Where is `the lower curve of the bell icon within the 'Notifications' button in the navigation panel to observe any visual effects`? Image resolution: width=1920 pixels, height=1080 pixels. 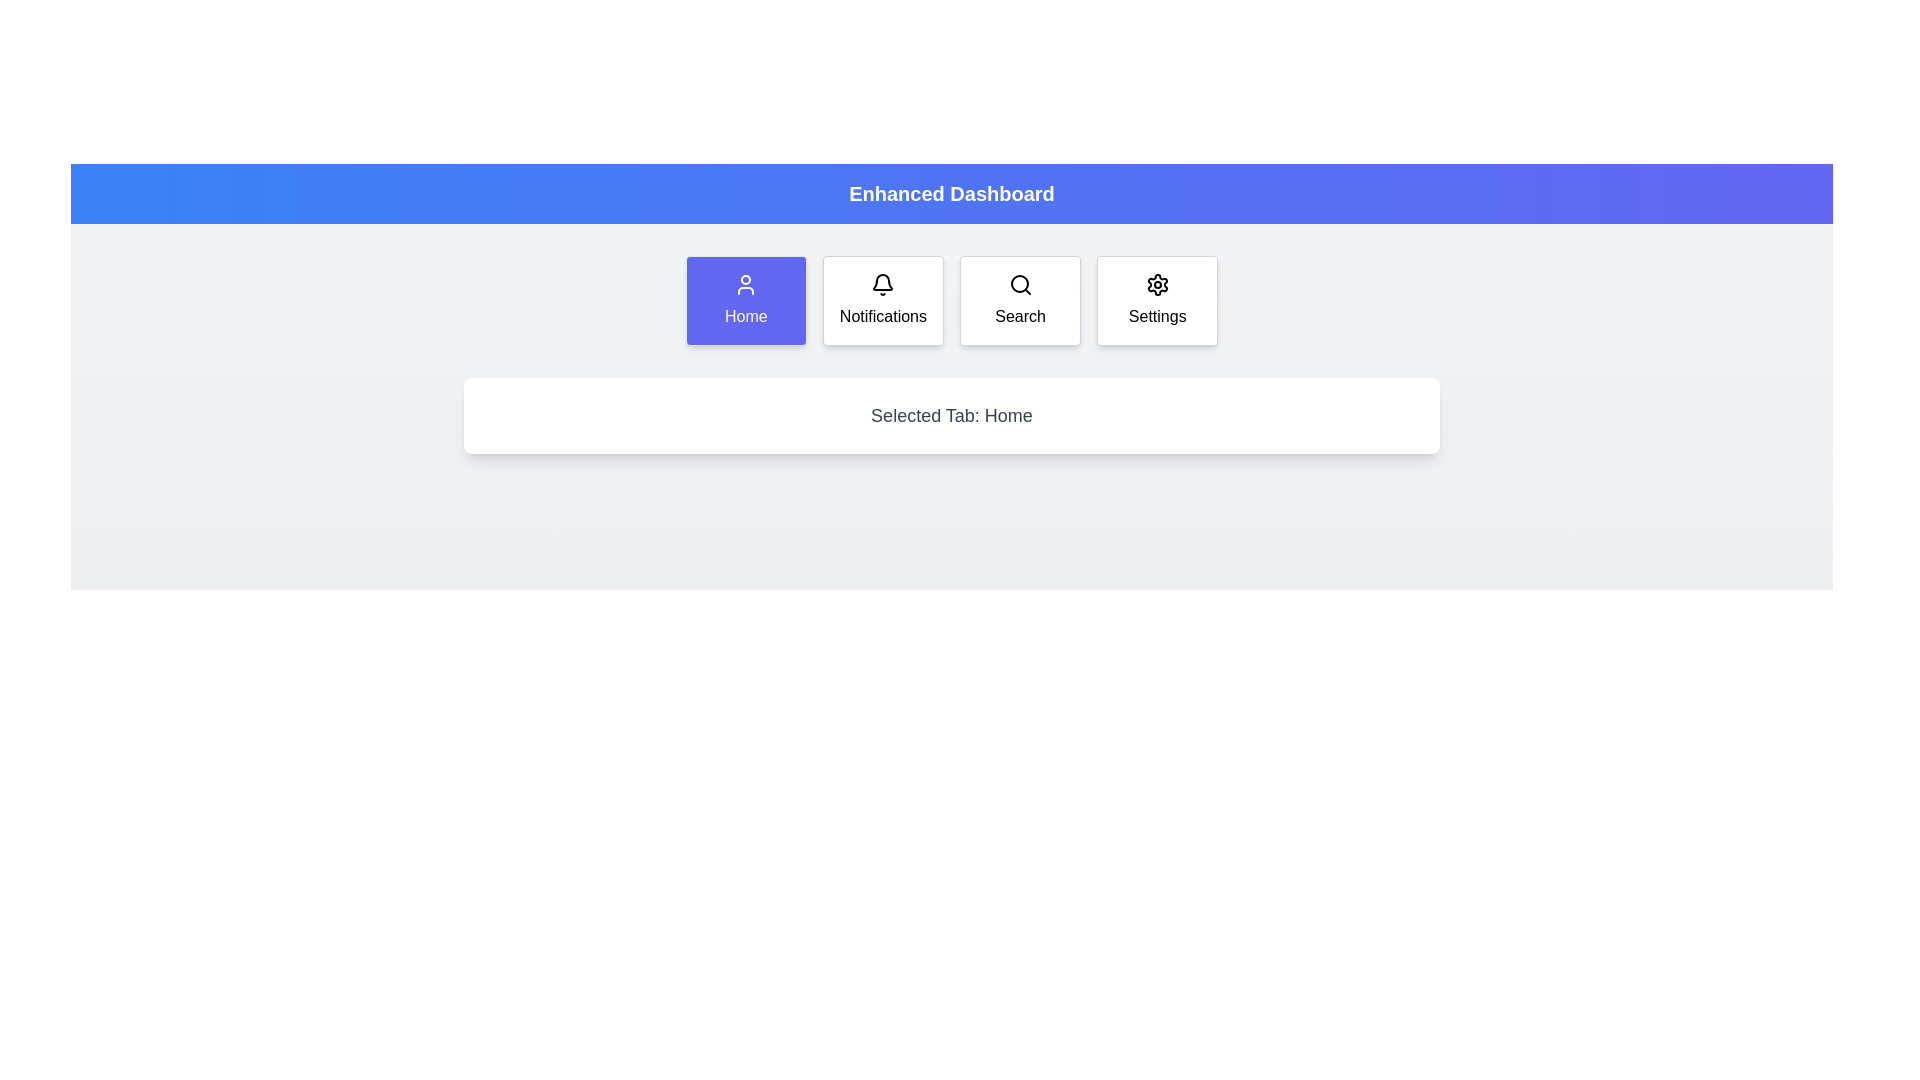 the lower curve of the bell icon within the 'Notifications' button in the navigation panel to observe any visual effects is located at coordinates (882, 282).